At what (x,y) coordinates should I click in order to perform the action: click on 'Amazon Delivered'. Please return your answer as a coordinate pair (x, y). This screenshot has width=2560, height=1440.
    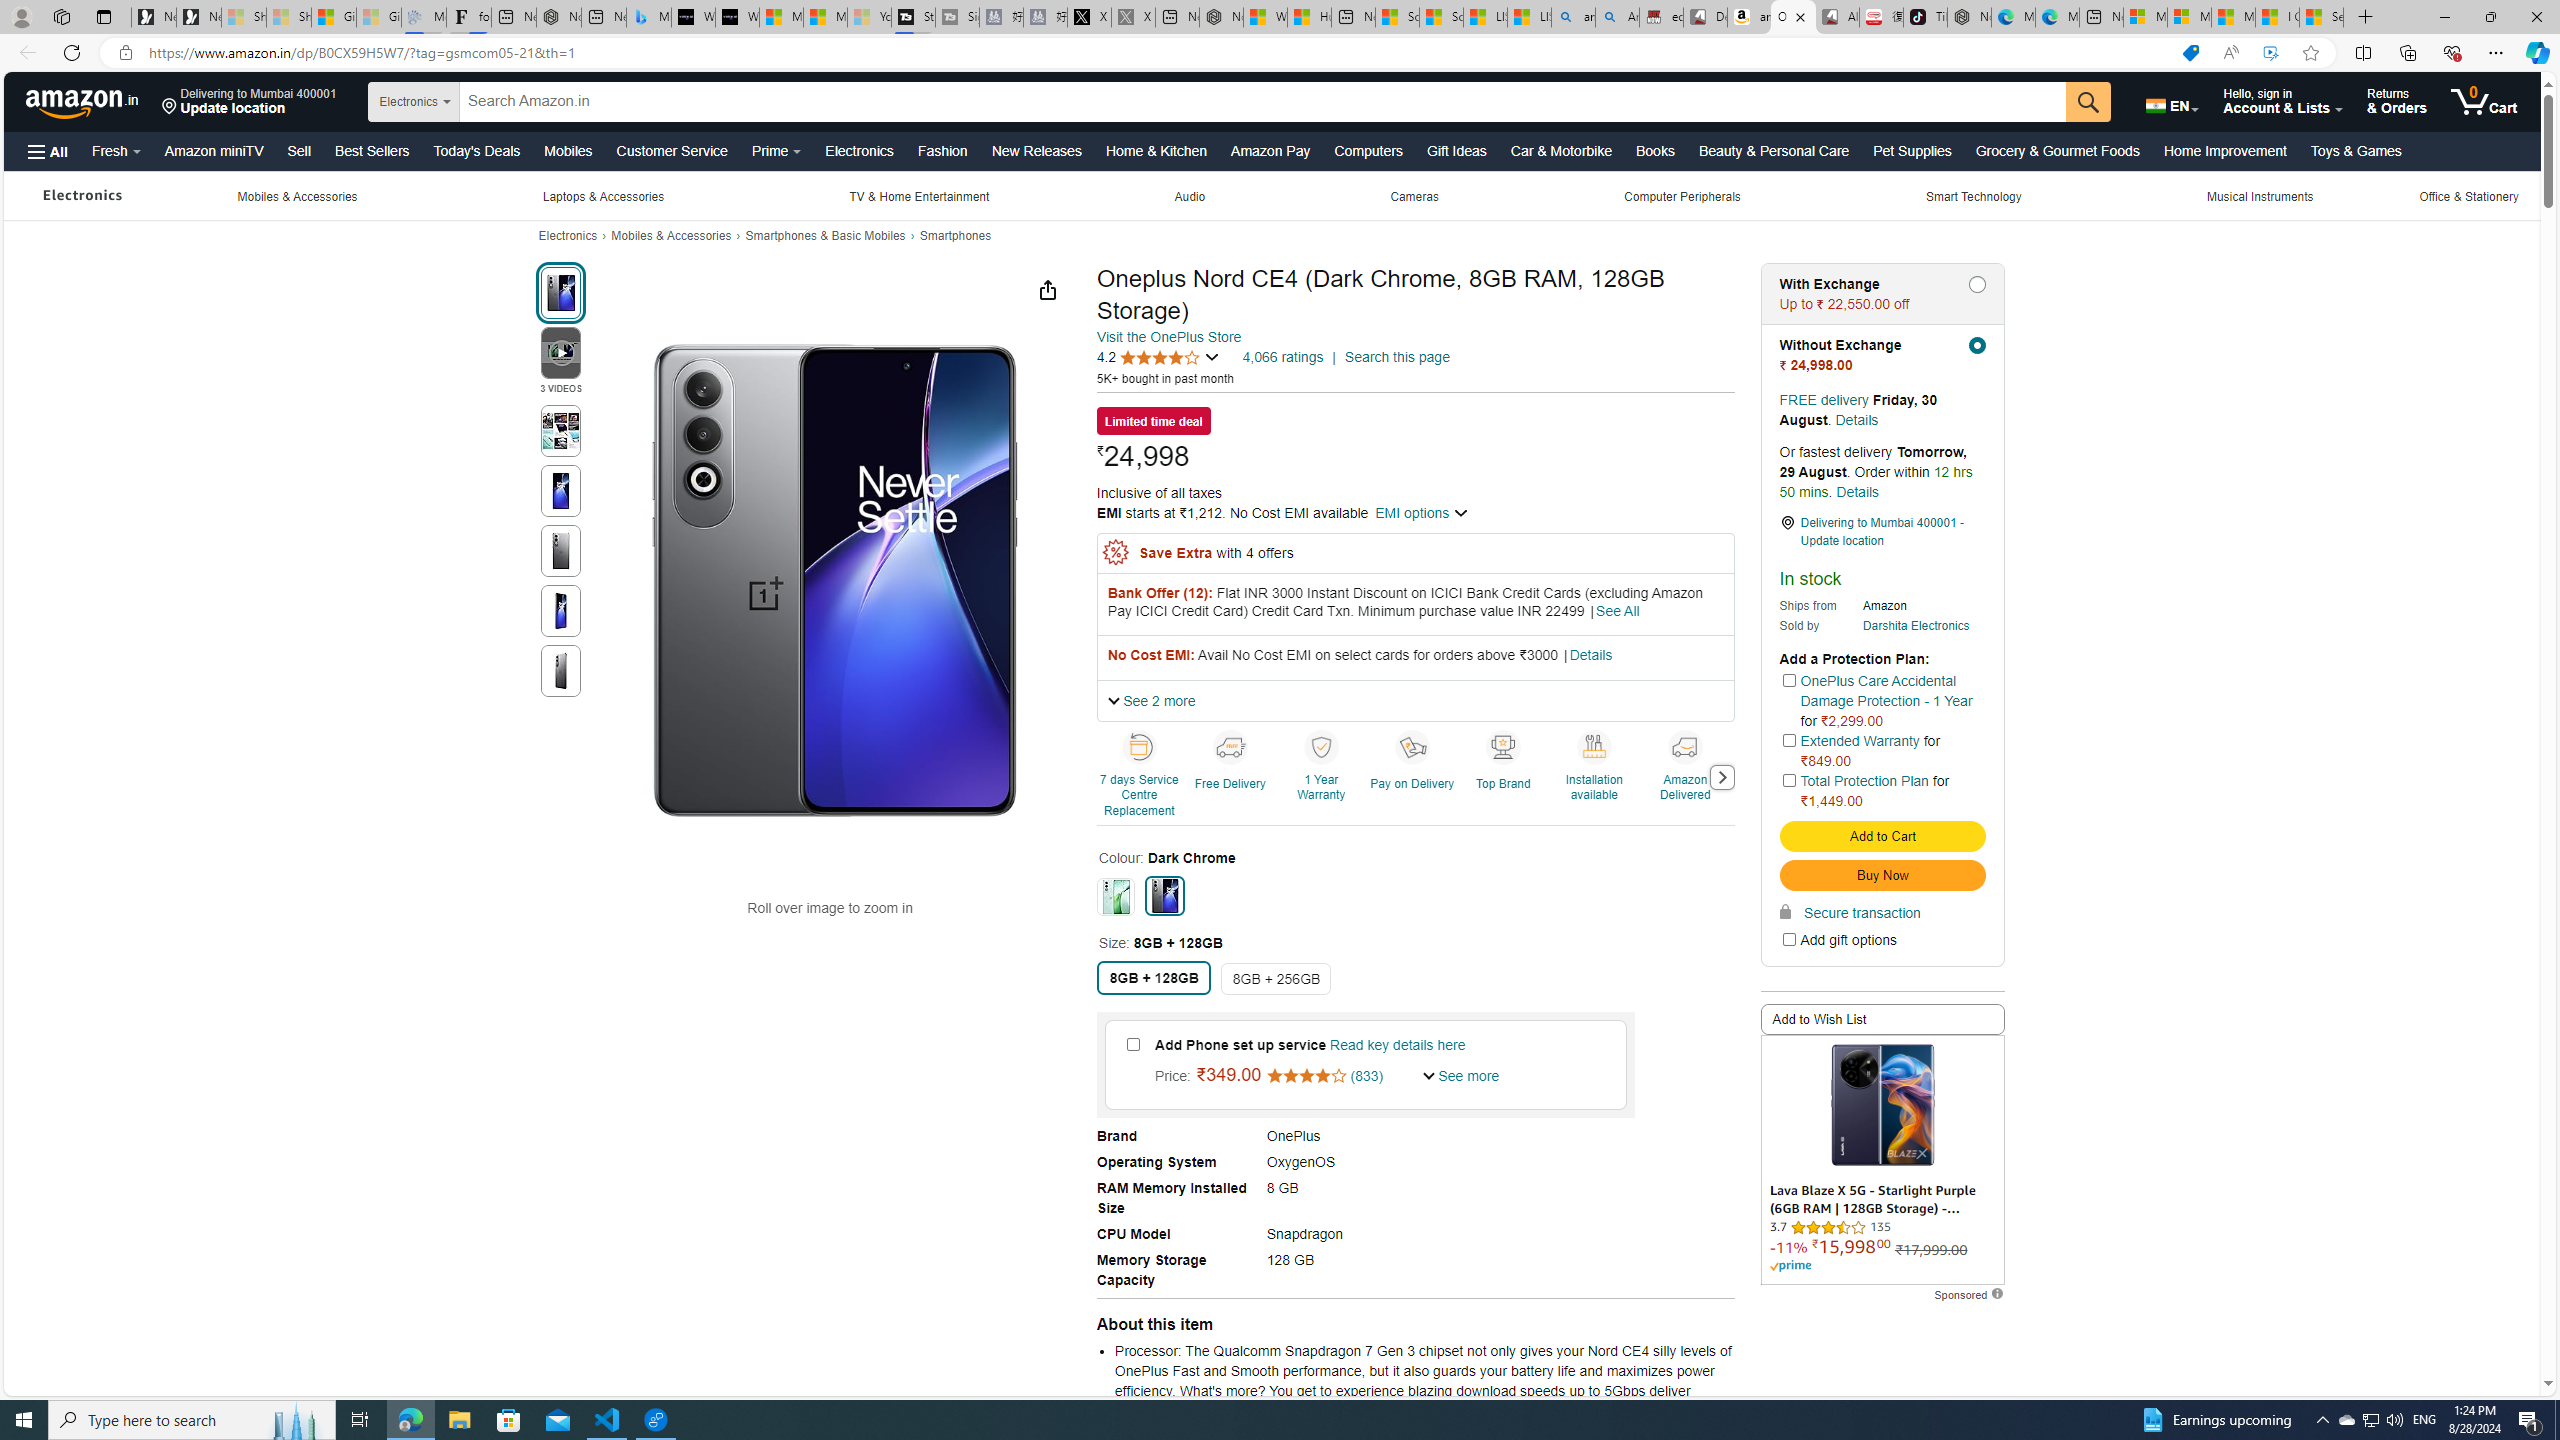
    Looking at the image, I should click on (1687, 775).